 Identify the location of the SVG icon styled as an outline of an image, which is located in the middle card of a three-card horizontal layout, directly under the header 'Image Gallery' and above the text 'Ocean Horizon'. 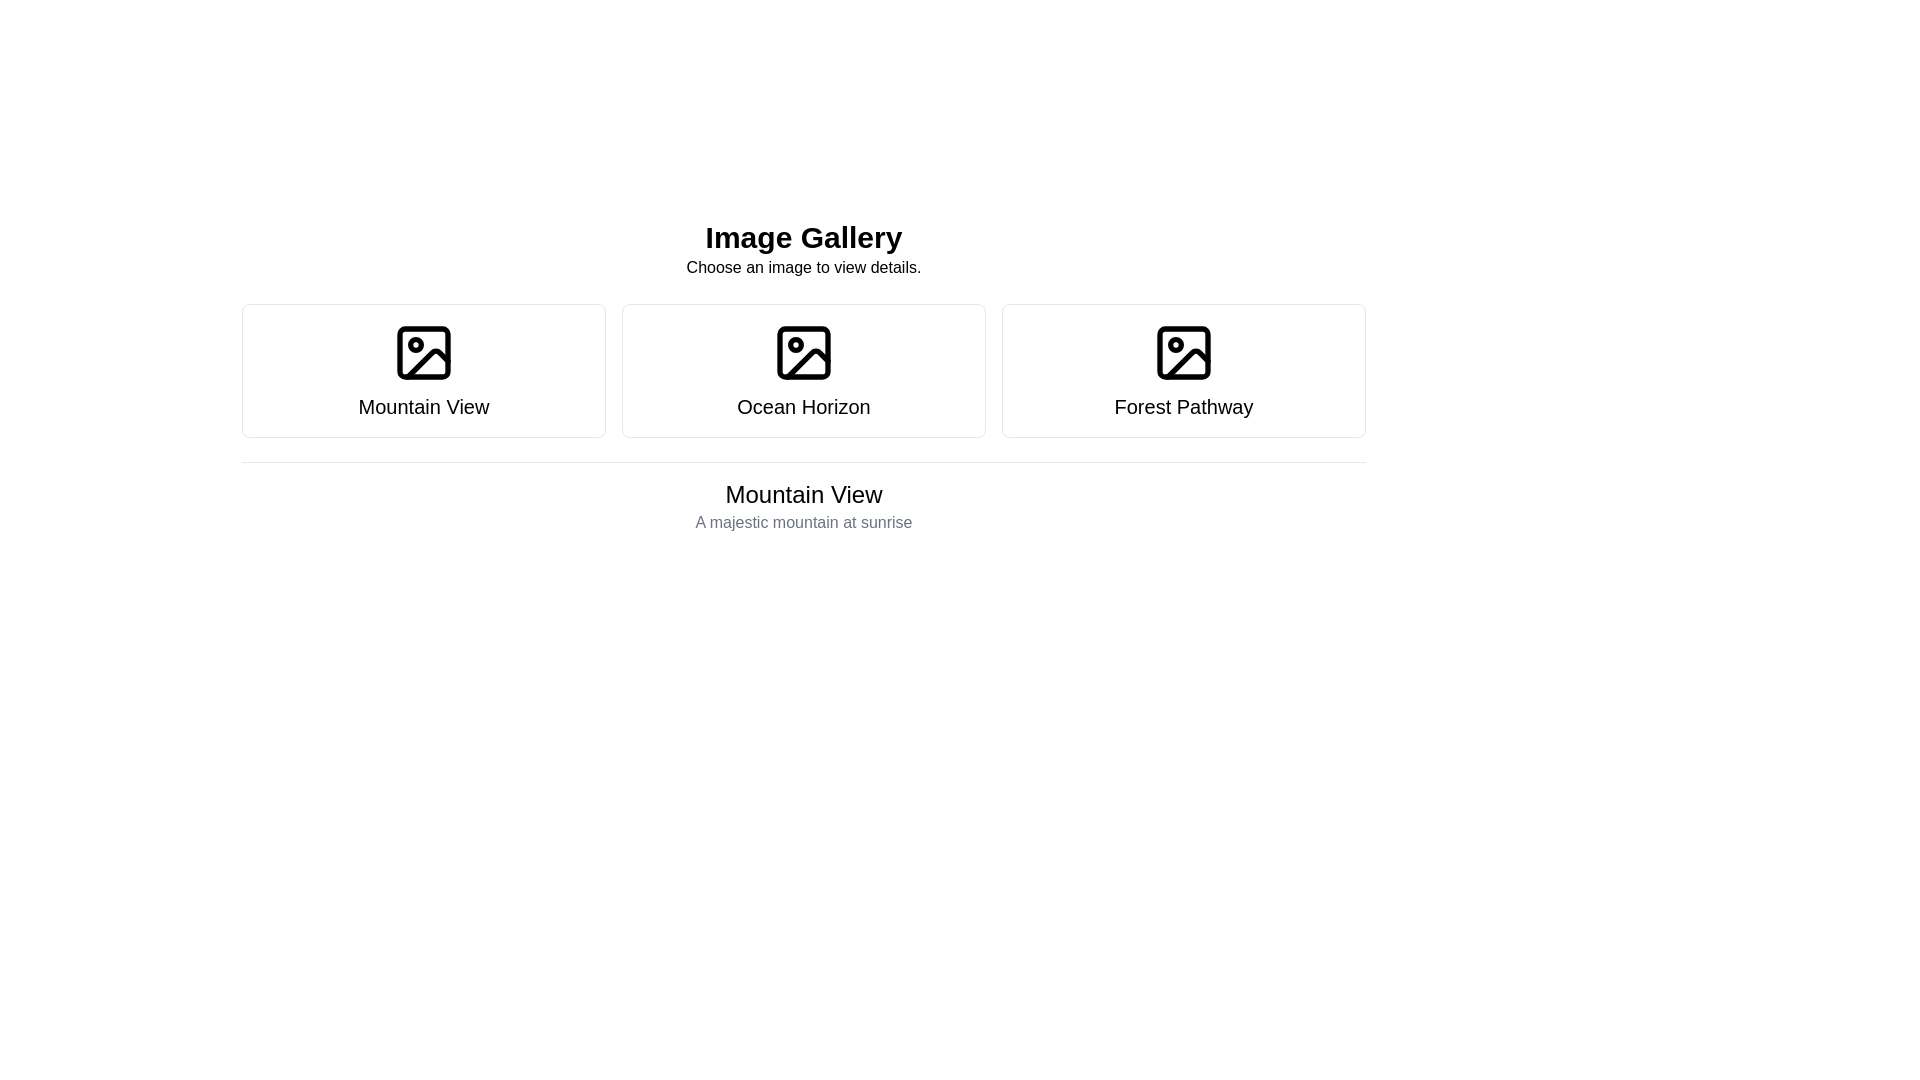
(804, 352).